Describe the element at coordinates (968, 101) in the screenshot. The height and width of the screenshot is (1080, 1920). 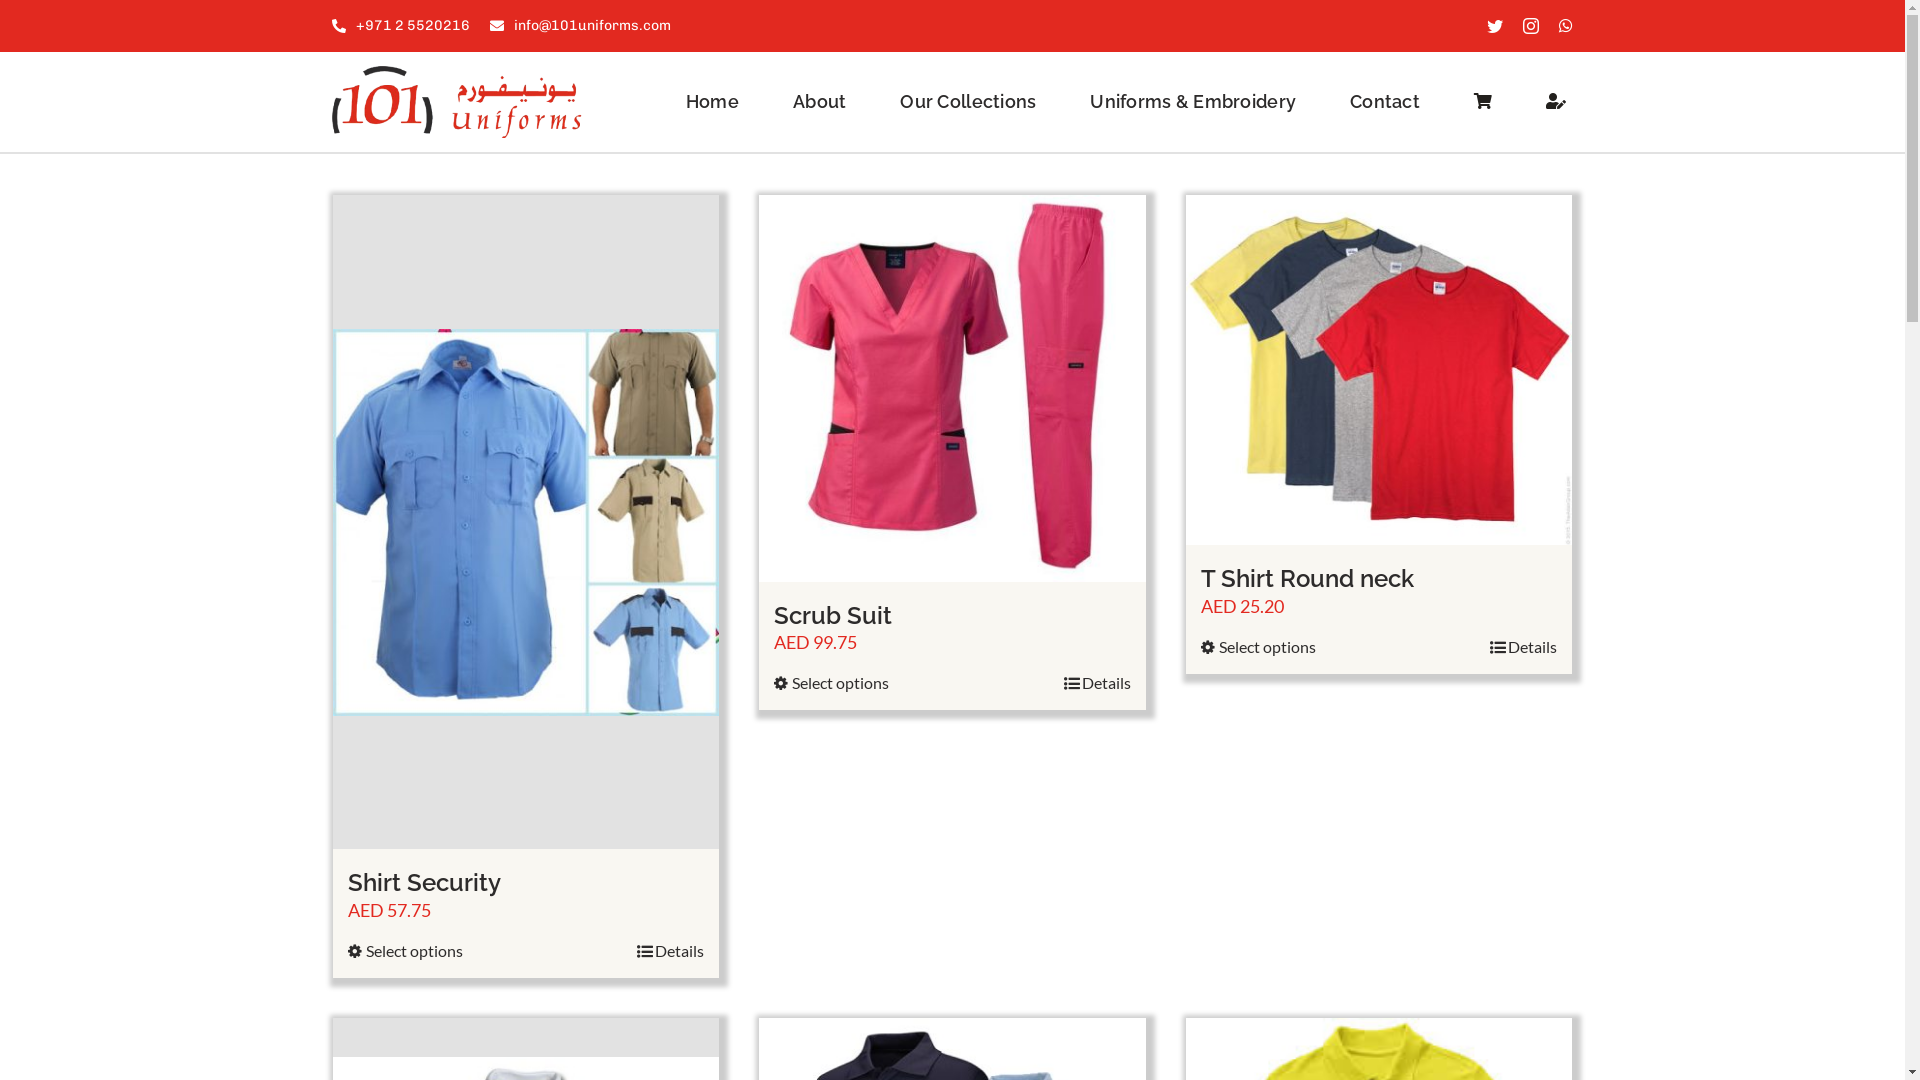
I see `'Our Collections'` at that location.